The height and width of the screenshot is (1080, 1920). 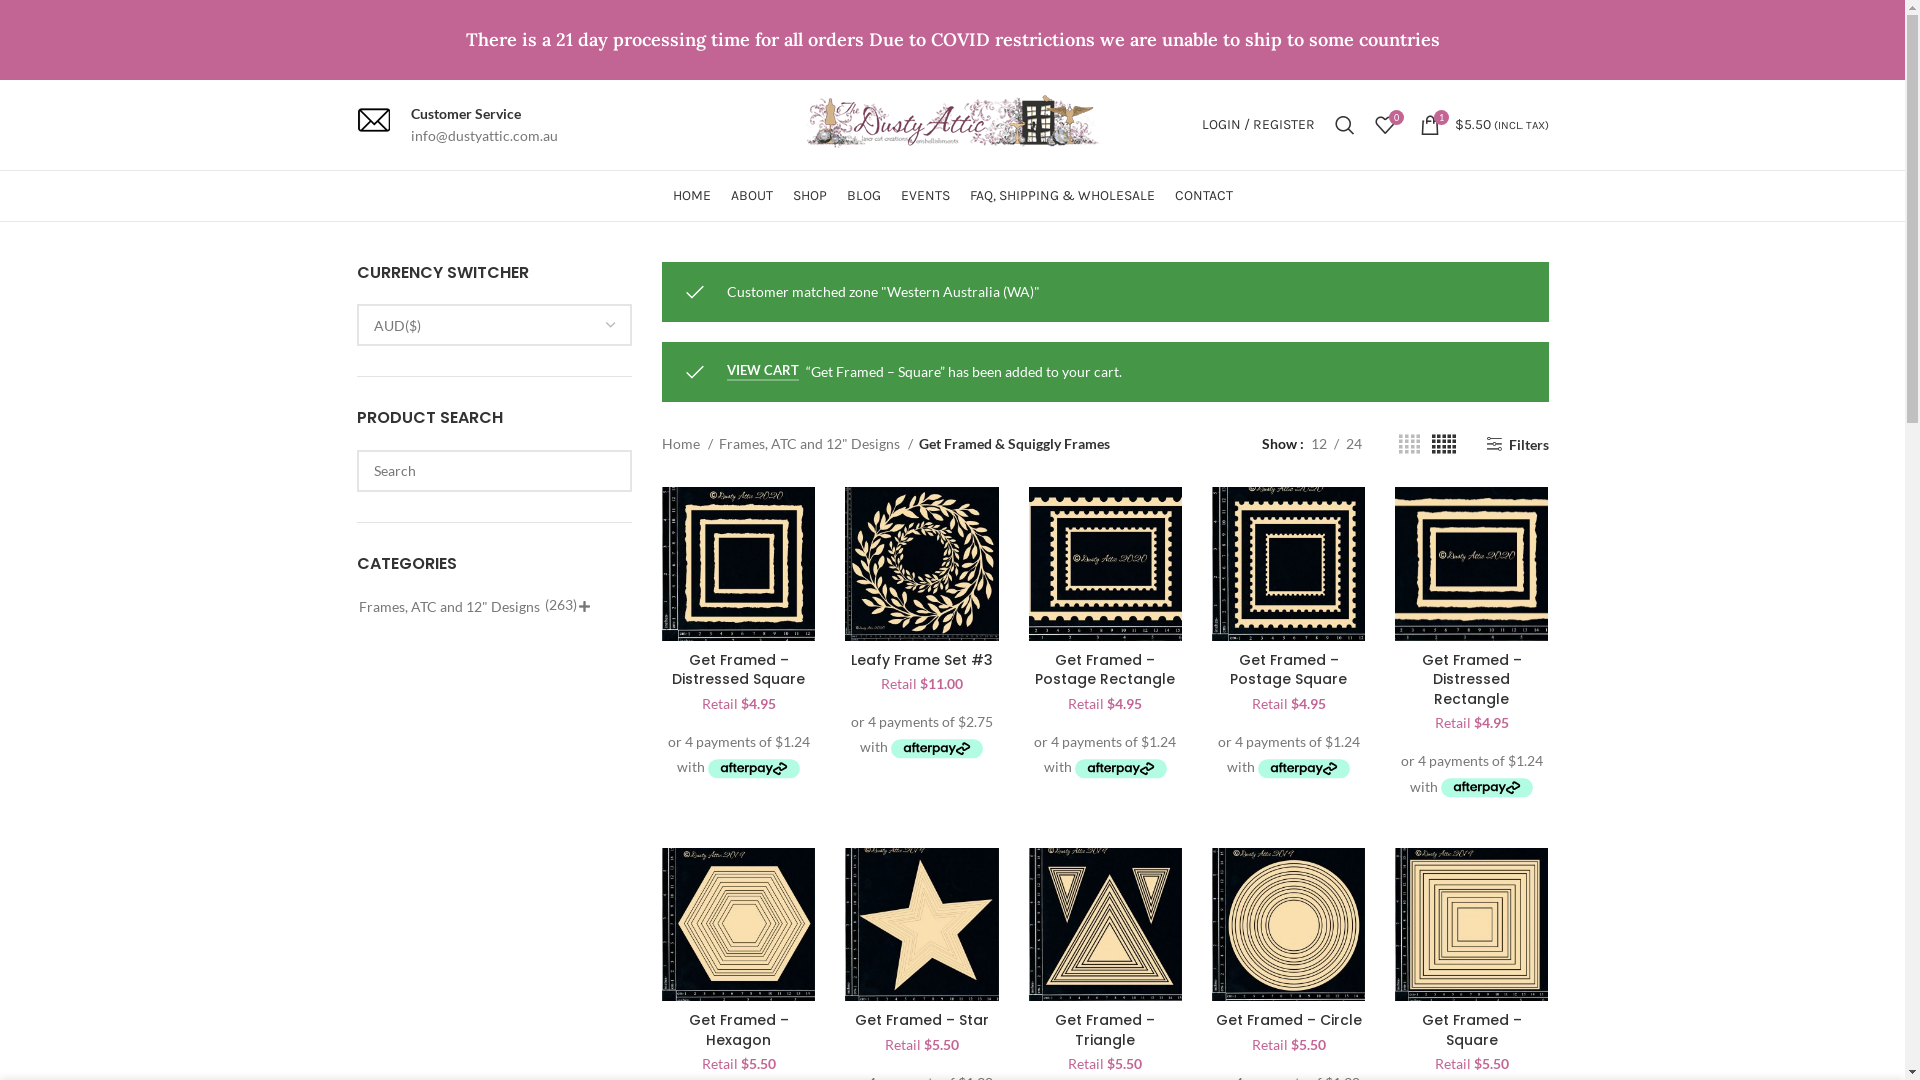 What do you see at coordinates (809, 196) in the screenshot?
I see `'SHOP'` at bounding box center [809, 196].